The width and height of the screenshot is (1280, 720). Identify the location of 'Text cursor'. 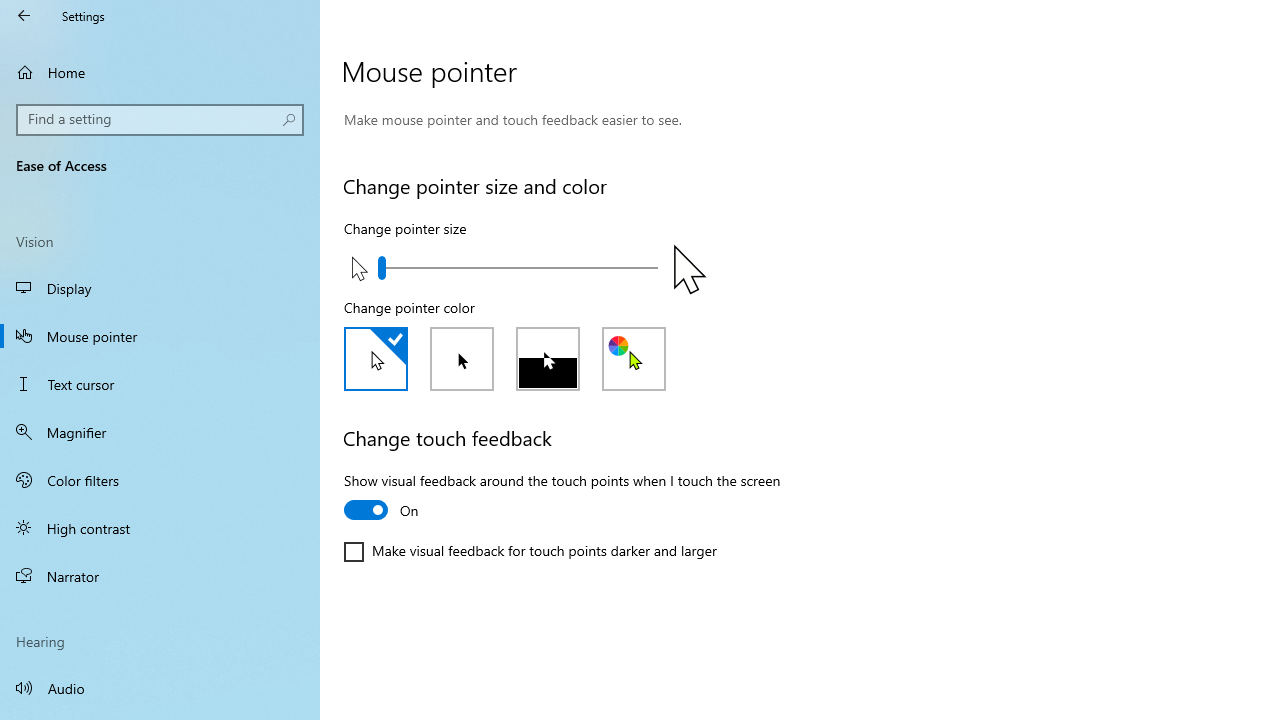
(160, 384).